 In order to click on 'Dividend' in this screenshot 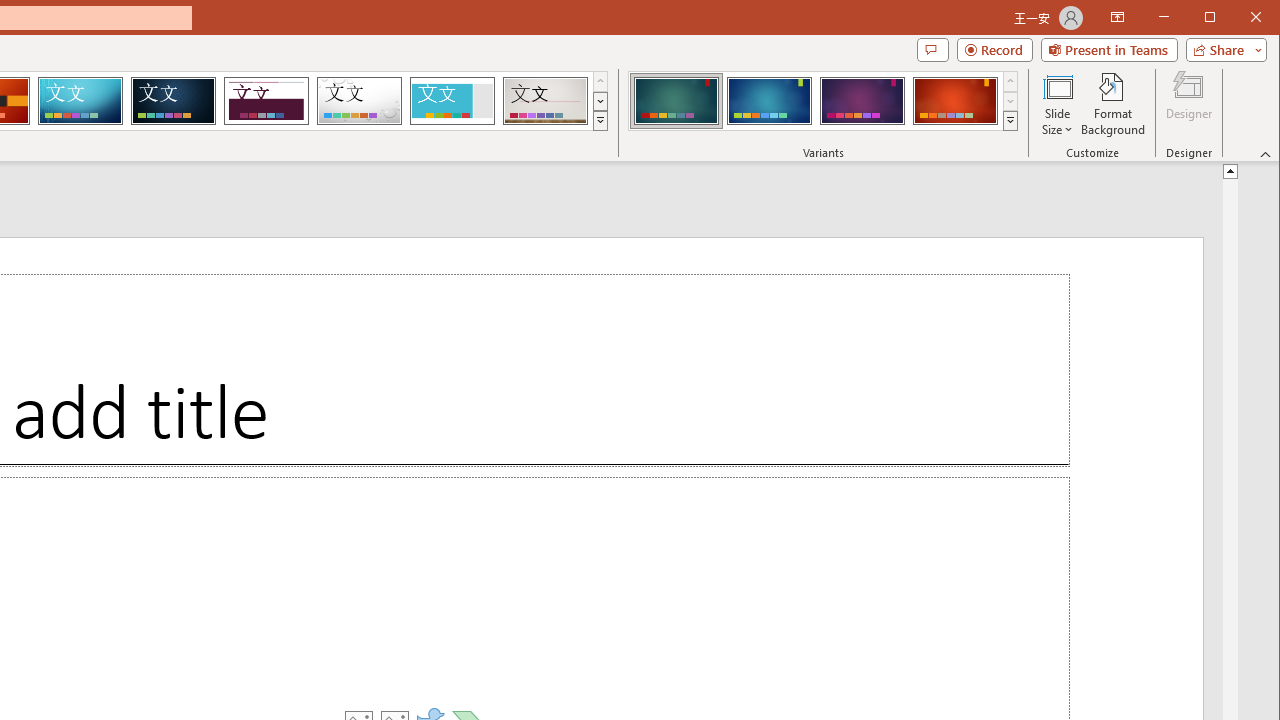, I will do `click(265, 100)`.